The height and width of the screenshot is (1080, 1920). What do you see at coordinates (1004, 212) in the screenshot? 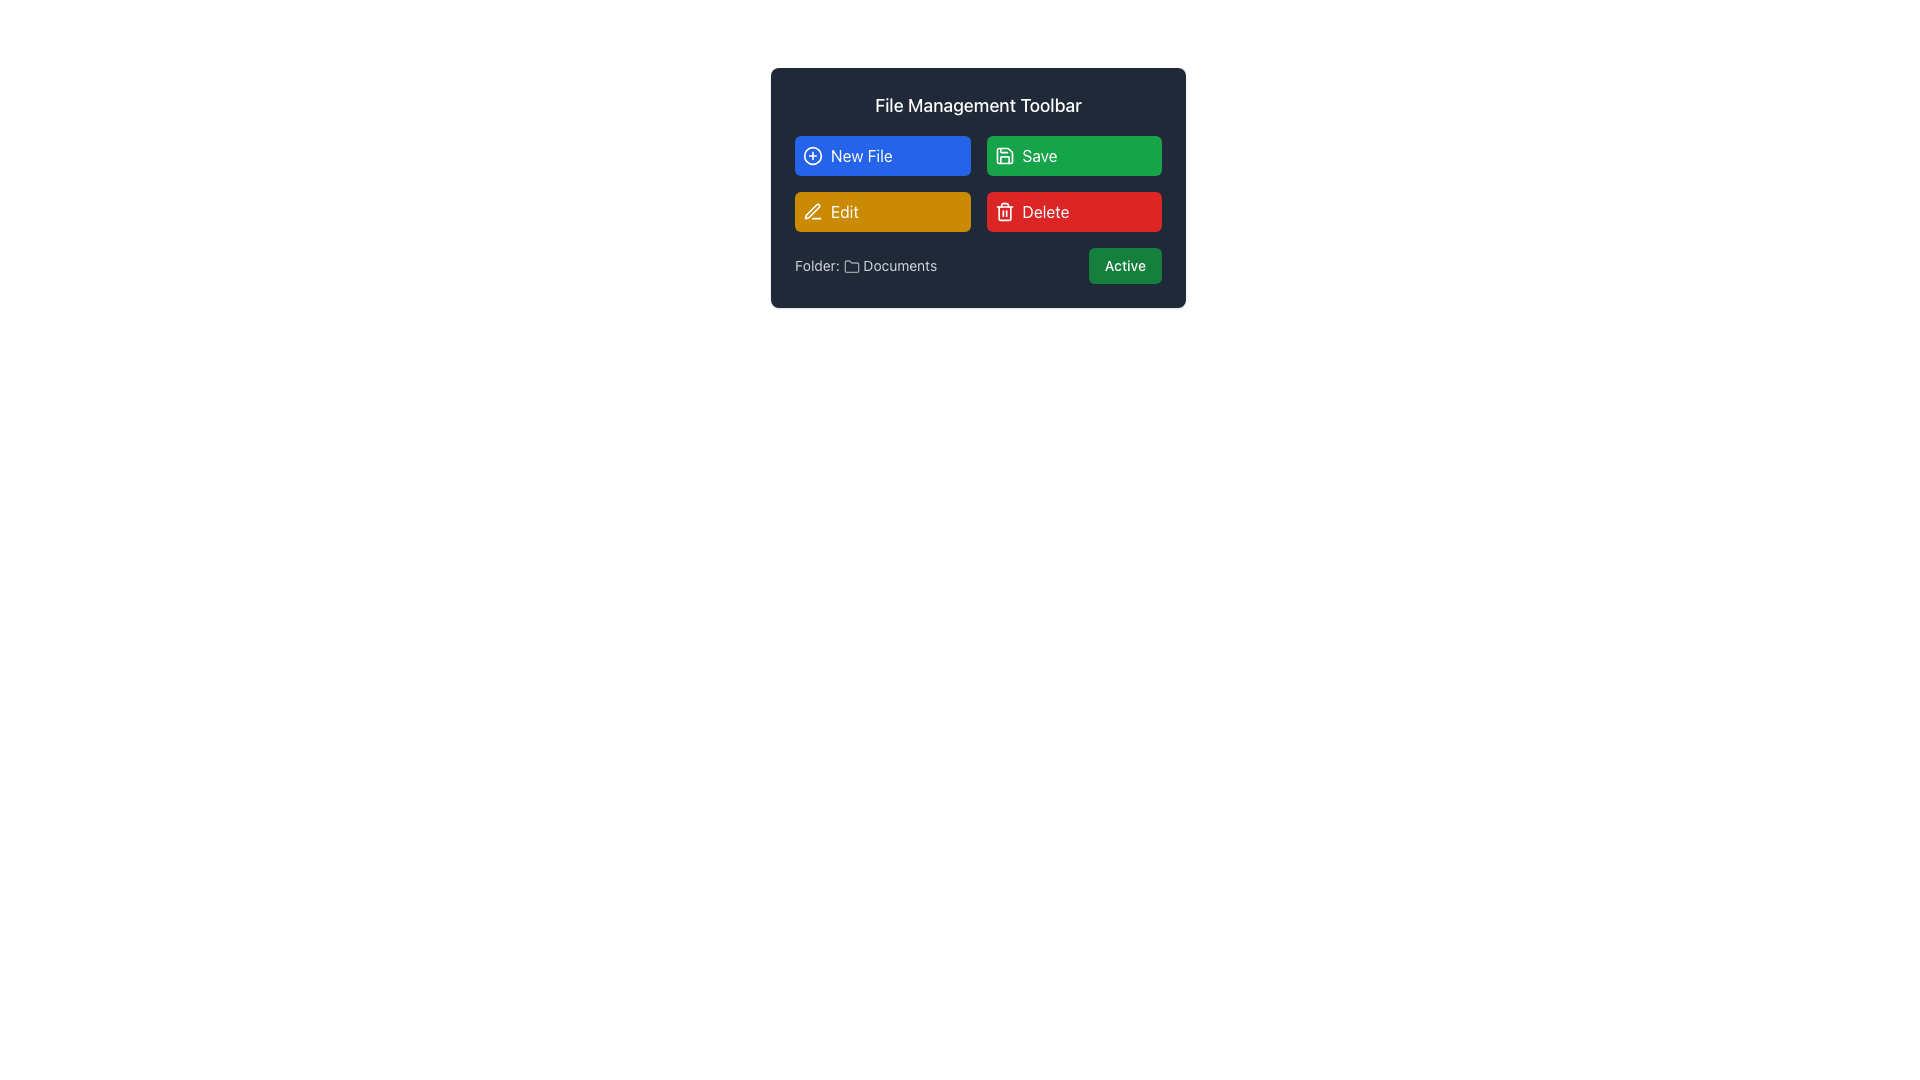
I see `the trash icon within the 'Delete' button to initiate the delete action` at bounding box center [1004, 212].